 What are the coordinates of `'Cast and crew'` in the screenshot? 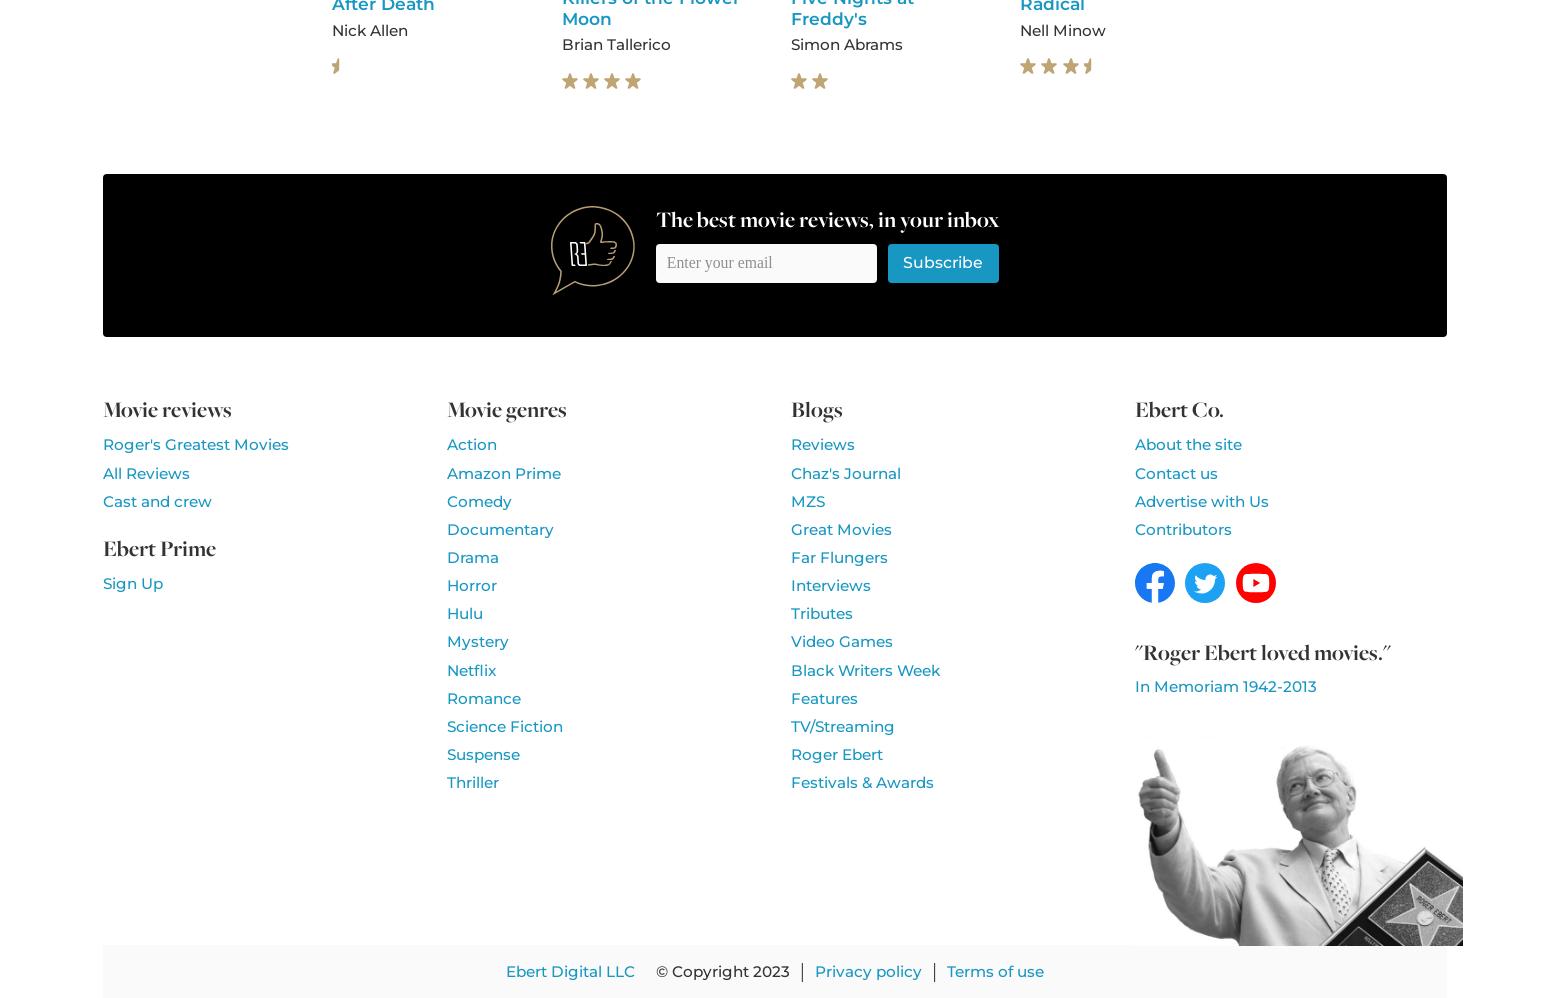 It's located at (103, 500).